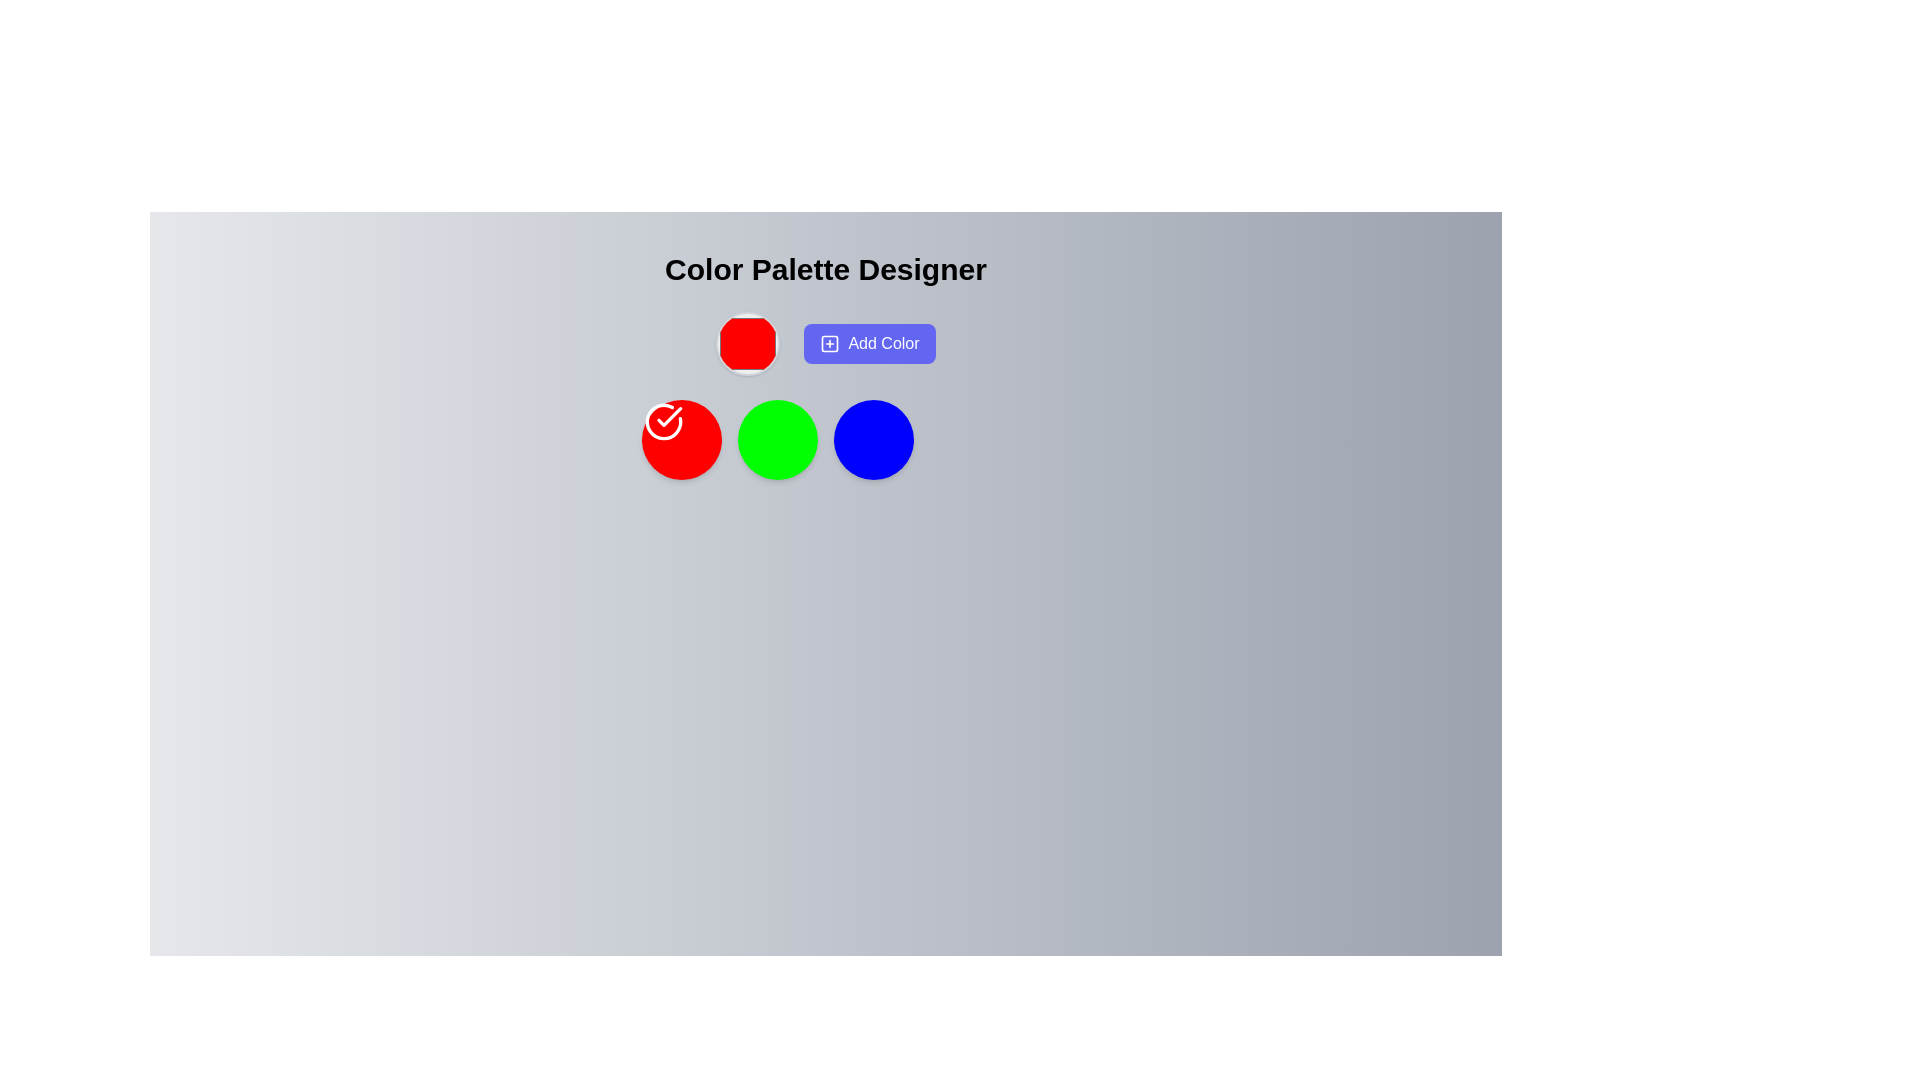  I want to click on the circular red button with a gray border, so click(747, 342).